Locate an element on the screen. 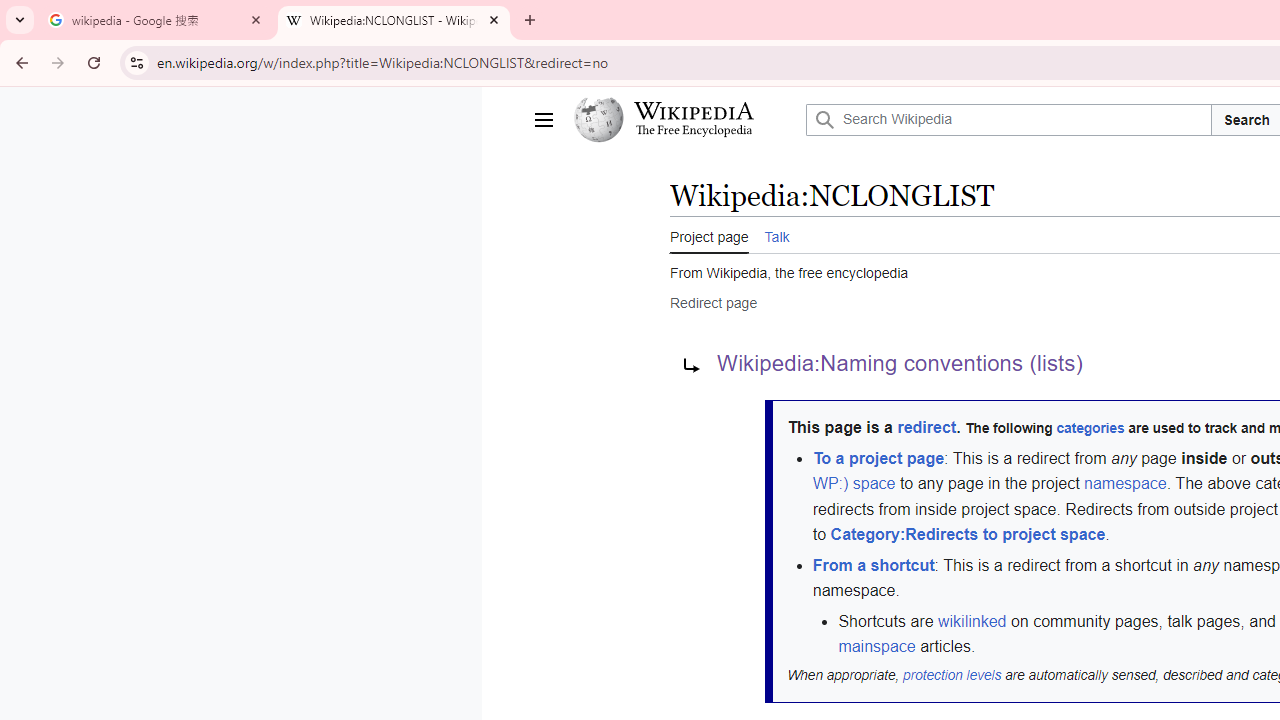  'The Free Encyclopedia' is located at coordinates (693, 131).